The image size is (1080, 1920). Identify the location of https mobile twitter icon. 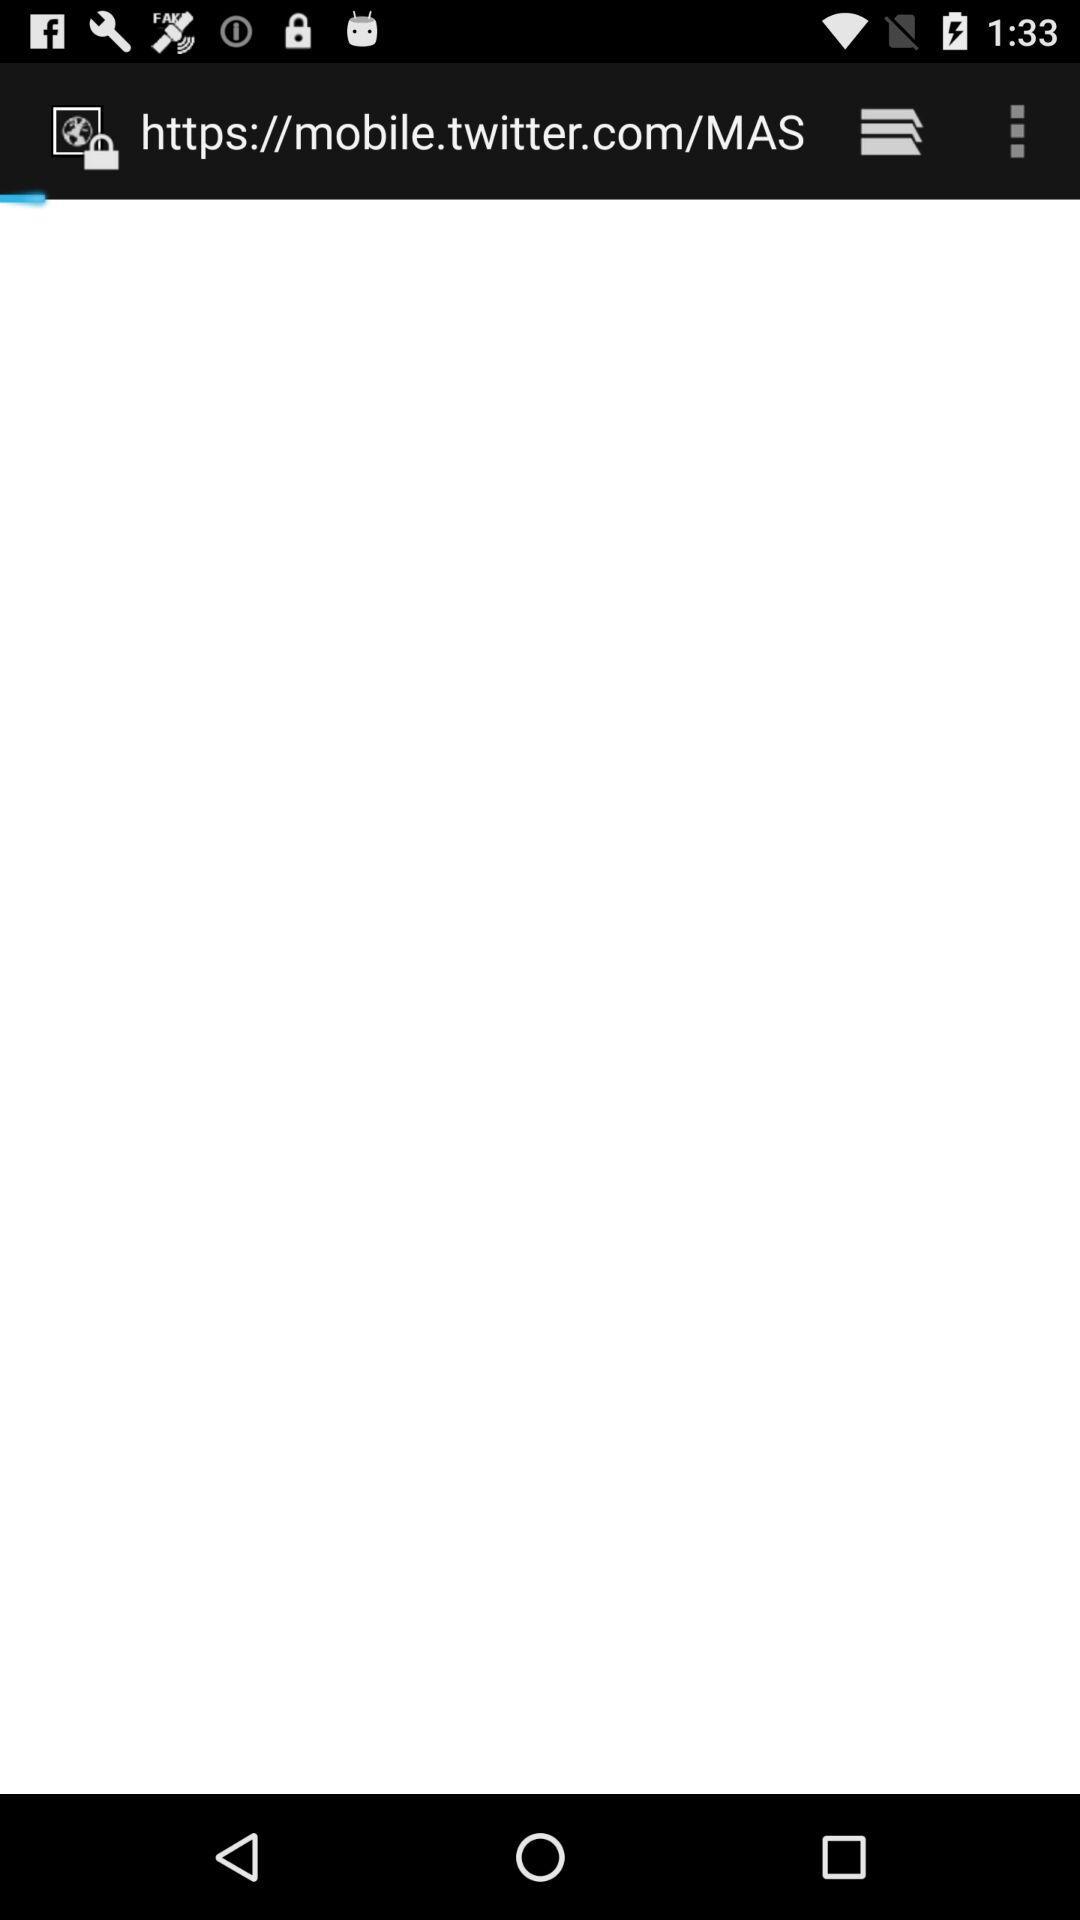
(472, 130).